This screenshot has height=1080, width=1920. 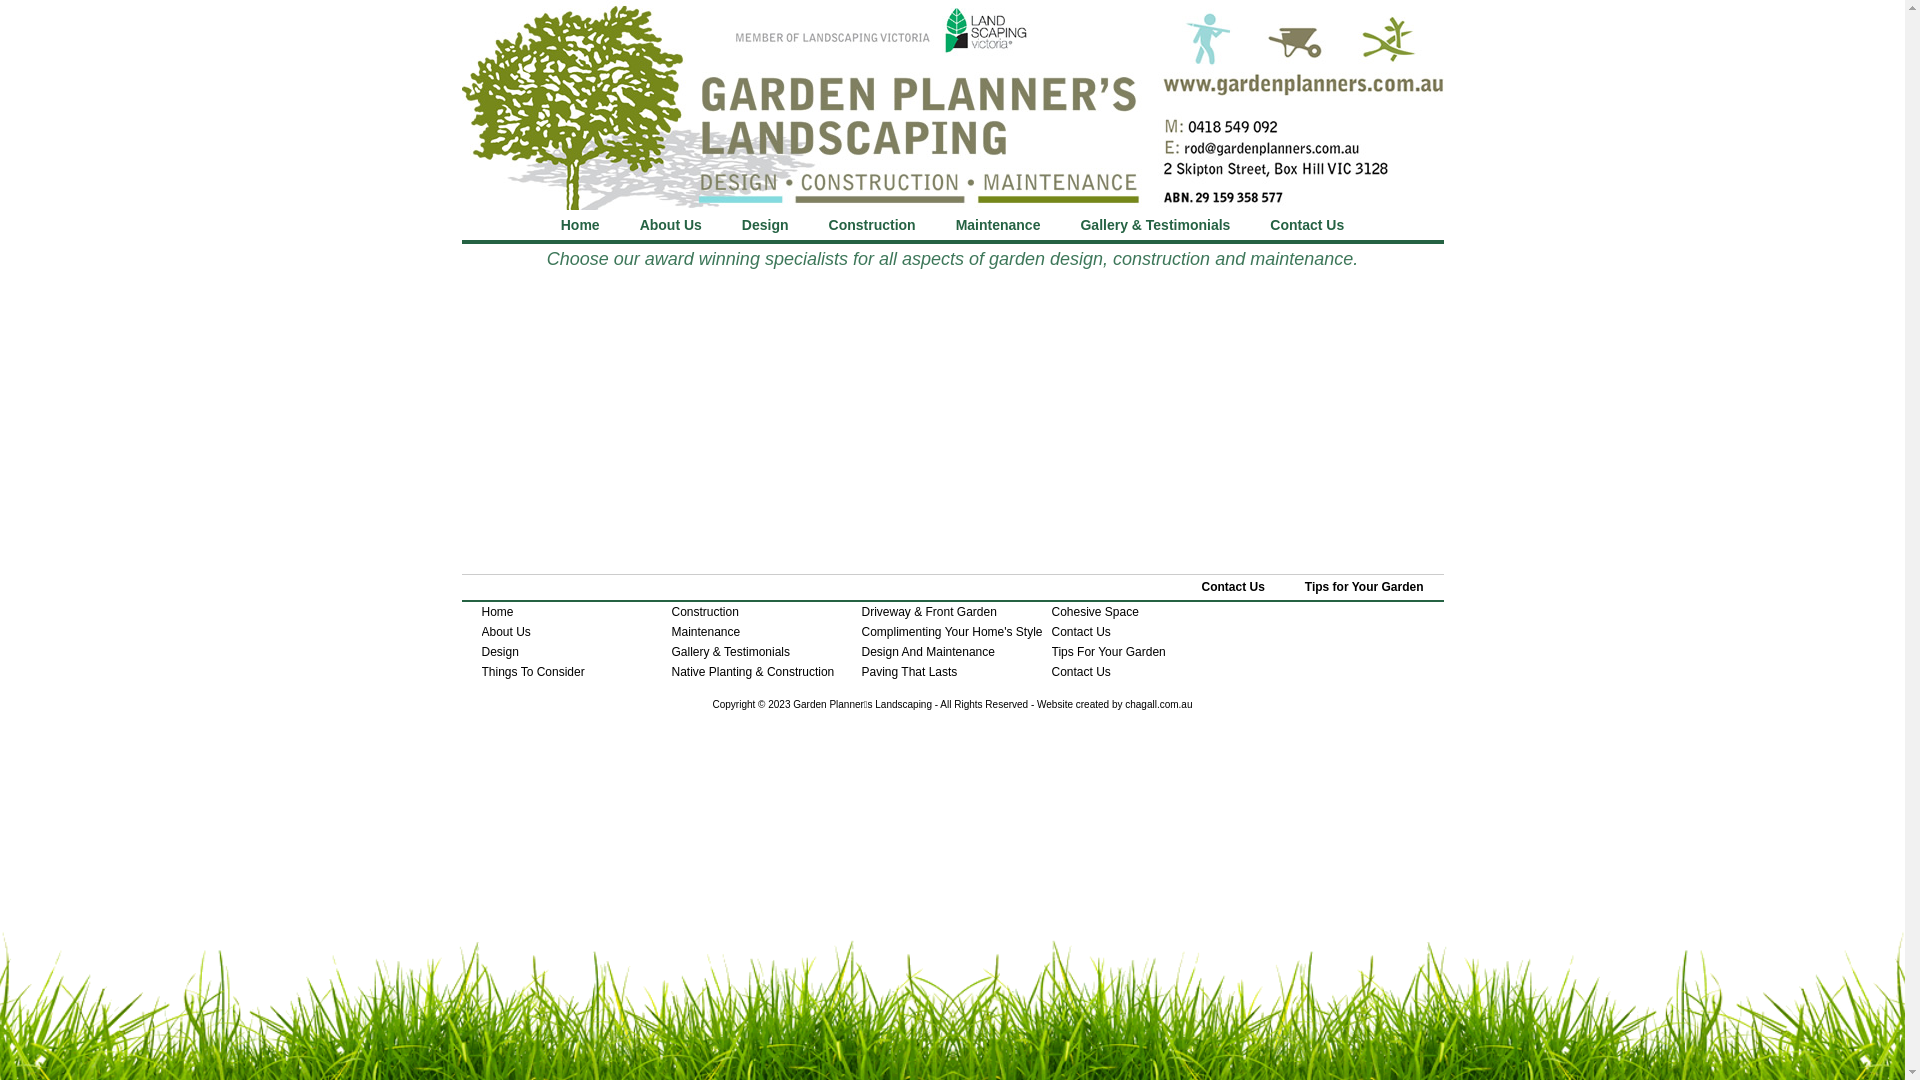 What do you see at coordinates (752, 671) in the screenshot?
I see `'Native Planting & Construction'` at bounding box center [752, 671].